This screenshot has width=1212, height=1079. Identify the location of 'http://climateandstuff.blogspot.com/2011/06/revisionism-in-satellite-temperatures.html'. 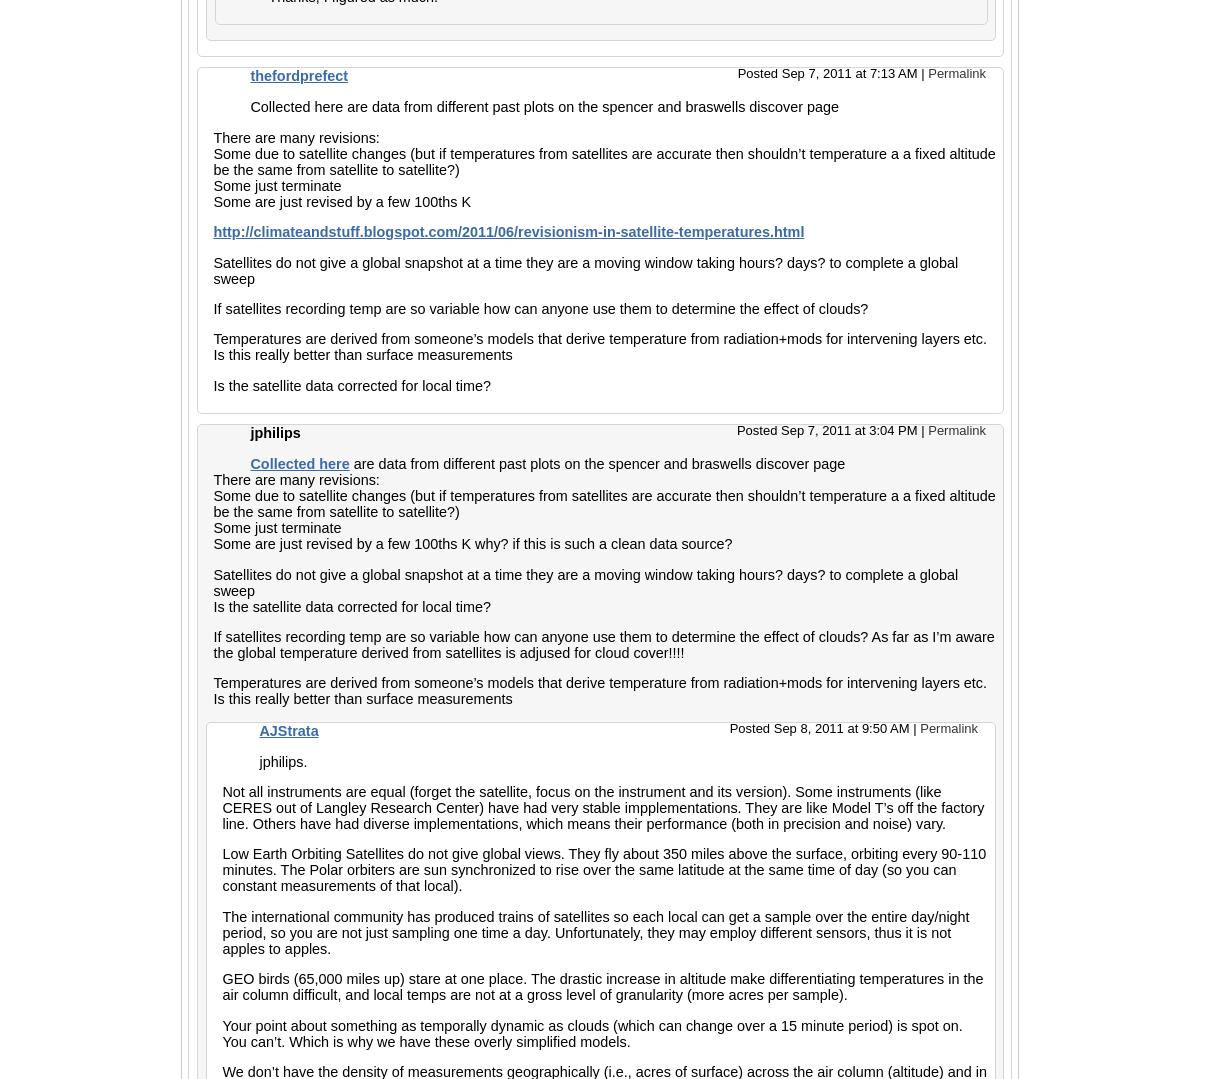
(211, 230).